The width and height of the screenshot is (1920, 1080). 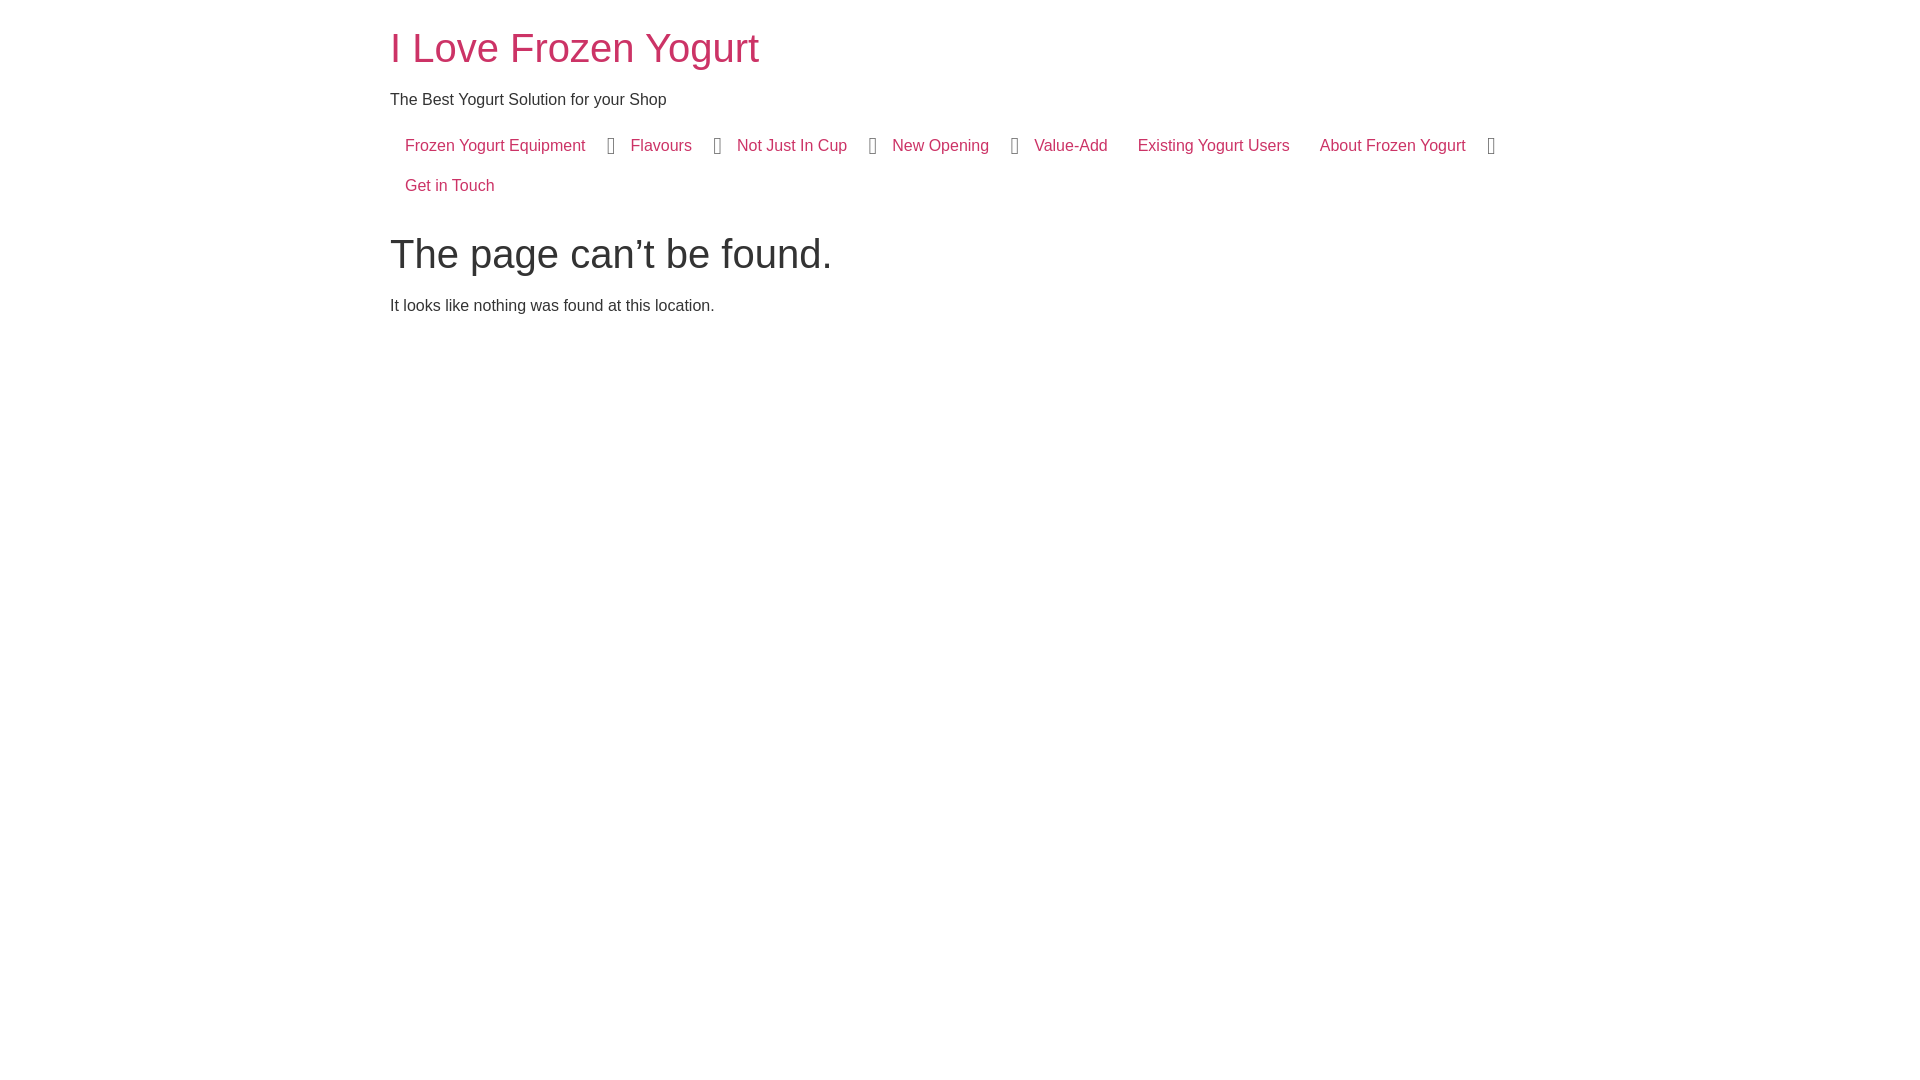 I want to click on 'Value-Add', so click(x=1069, y=145).